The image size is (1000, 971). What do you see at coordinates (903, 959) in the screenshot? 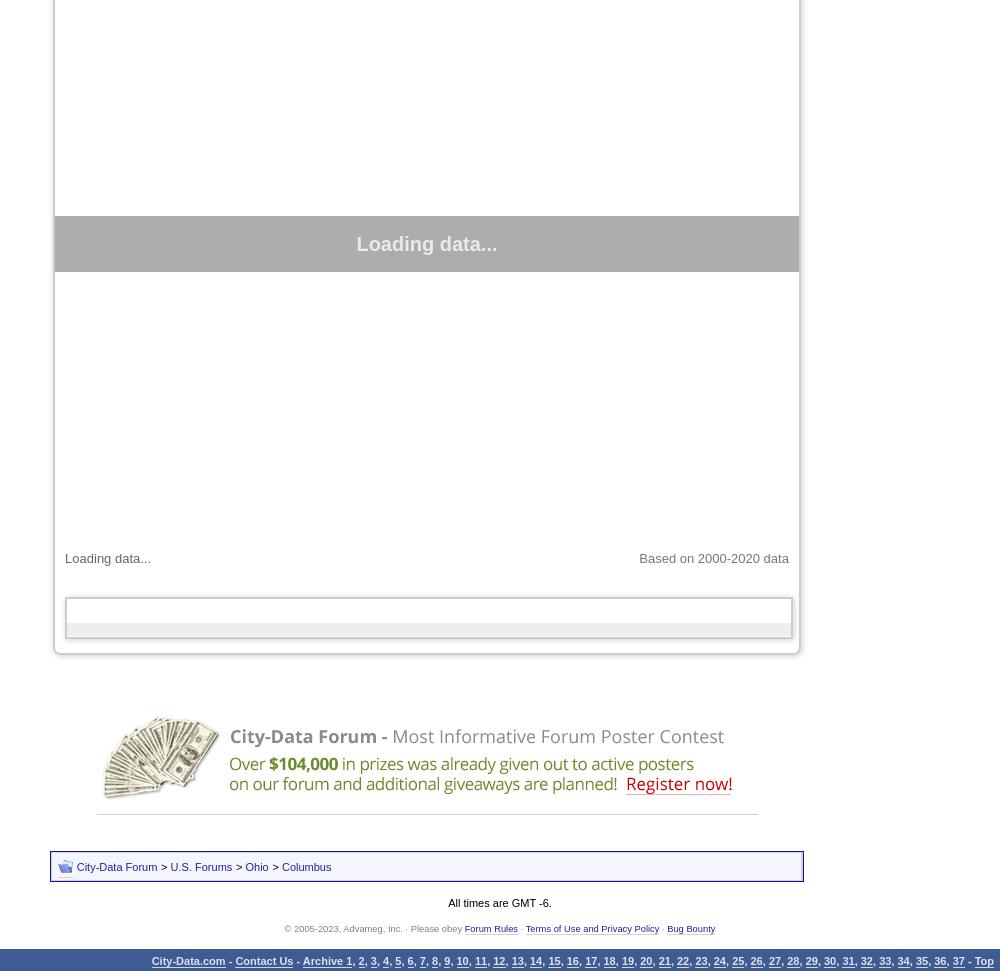
I see `'34'` at bounding box center [903, 959].